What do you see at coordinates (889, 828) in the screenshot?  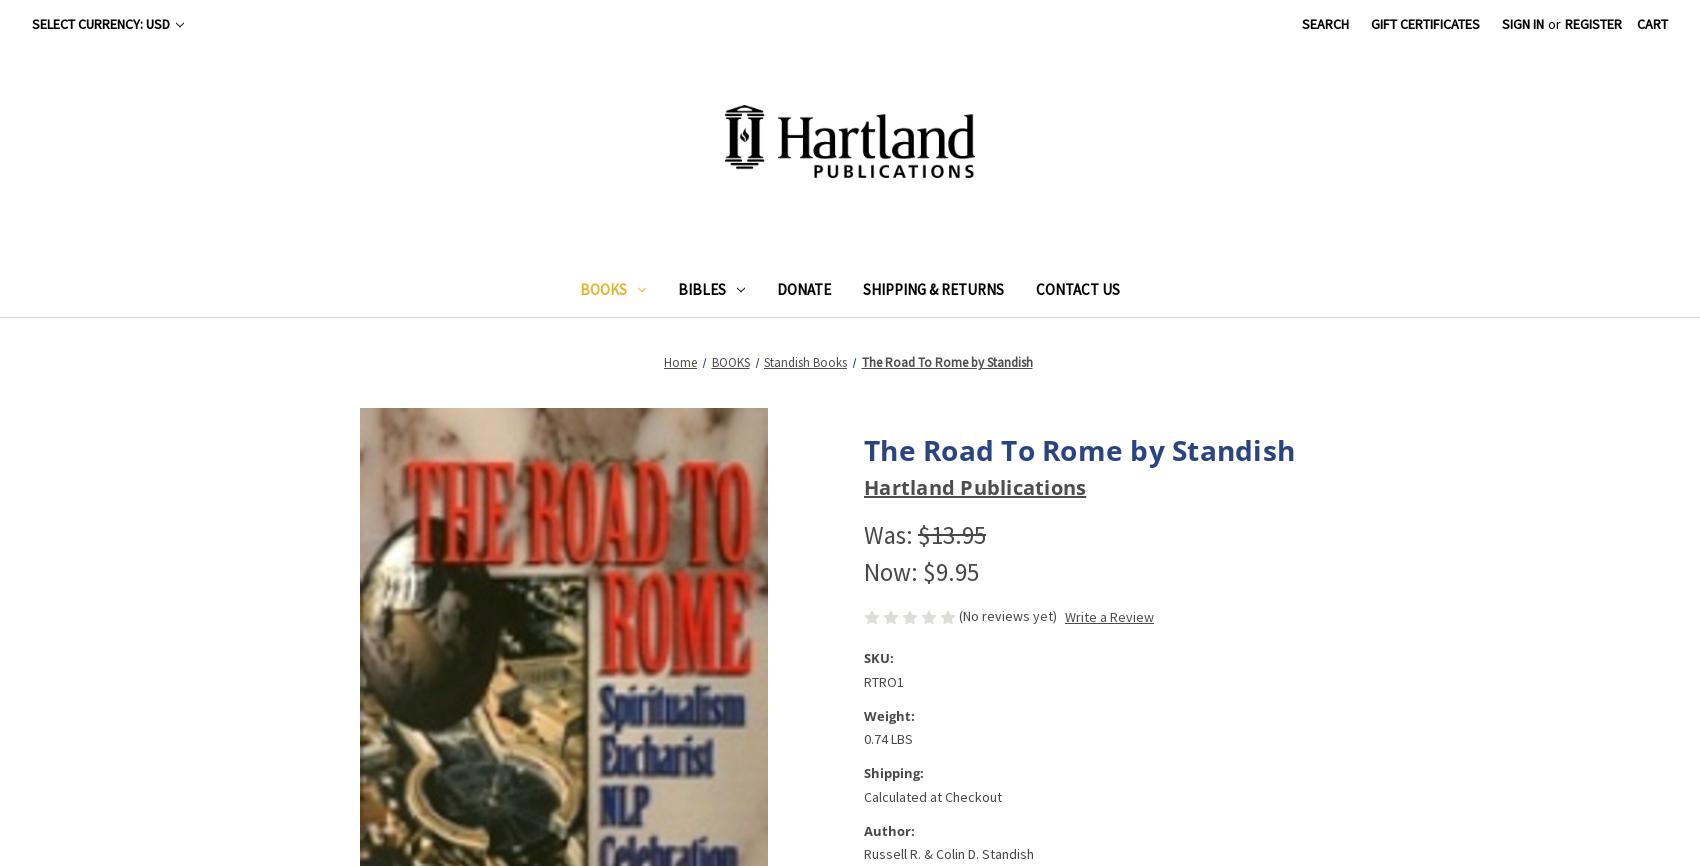 I see `'Author:'` at bounding box center [889, 828].